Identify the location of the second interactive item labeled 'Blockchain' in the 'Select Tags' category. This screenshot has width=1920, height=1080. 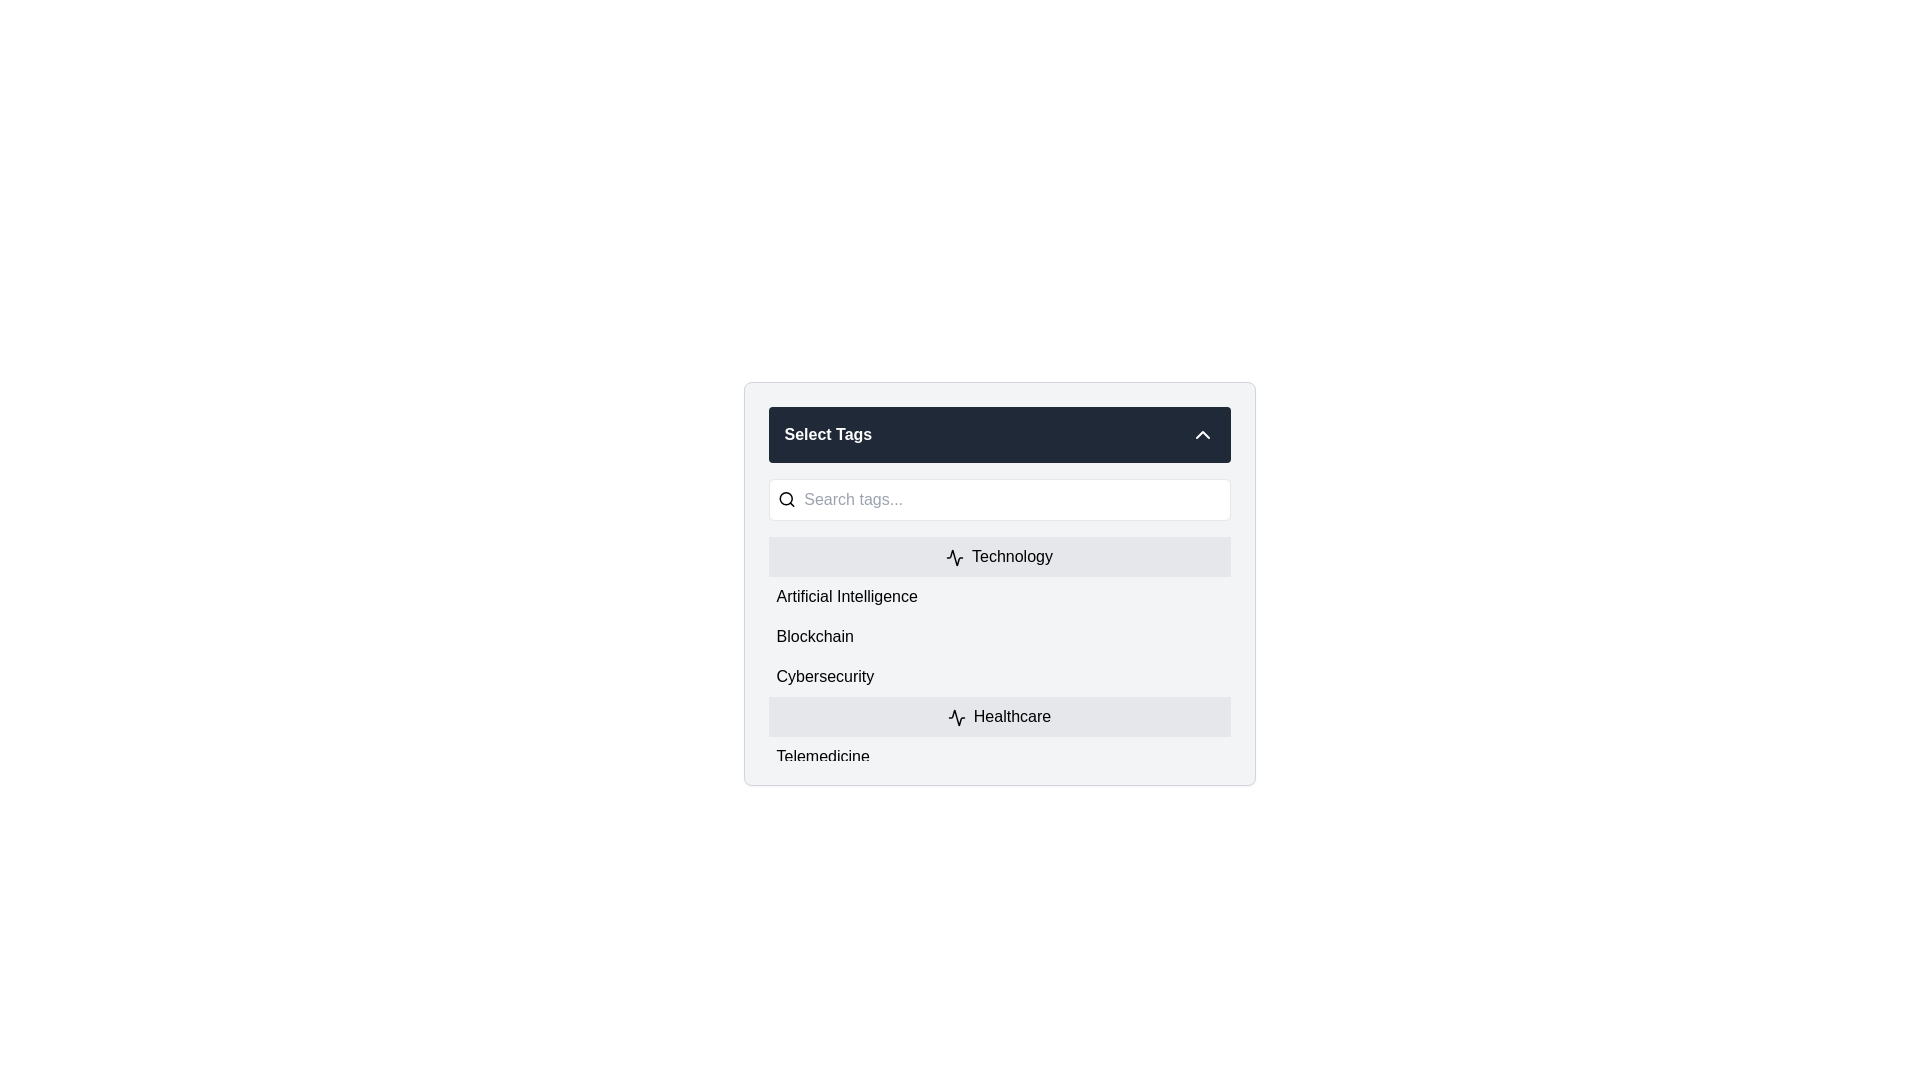
(999, 636).